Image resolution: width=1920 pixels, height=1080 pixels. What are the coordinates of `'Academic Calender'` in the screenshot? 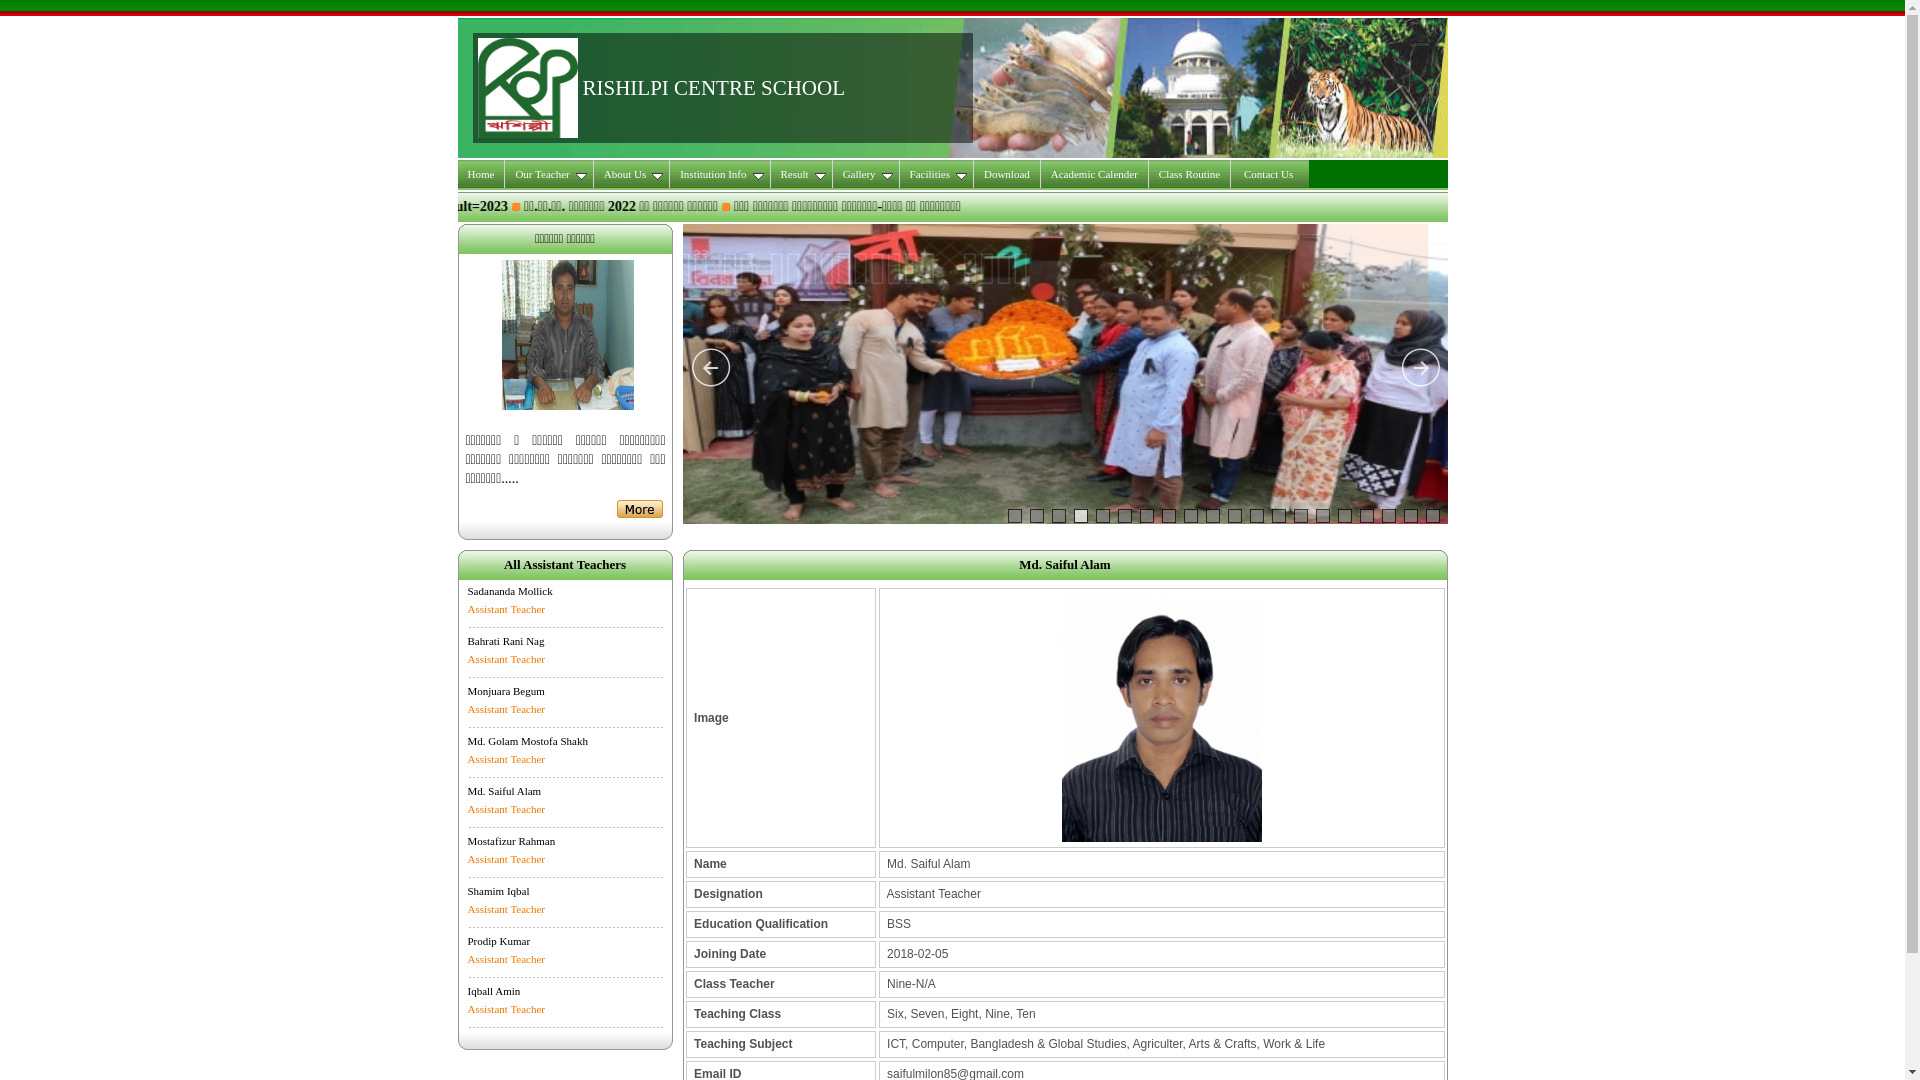 It's located at (1093, 172).